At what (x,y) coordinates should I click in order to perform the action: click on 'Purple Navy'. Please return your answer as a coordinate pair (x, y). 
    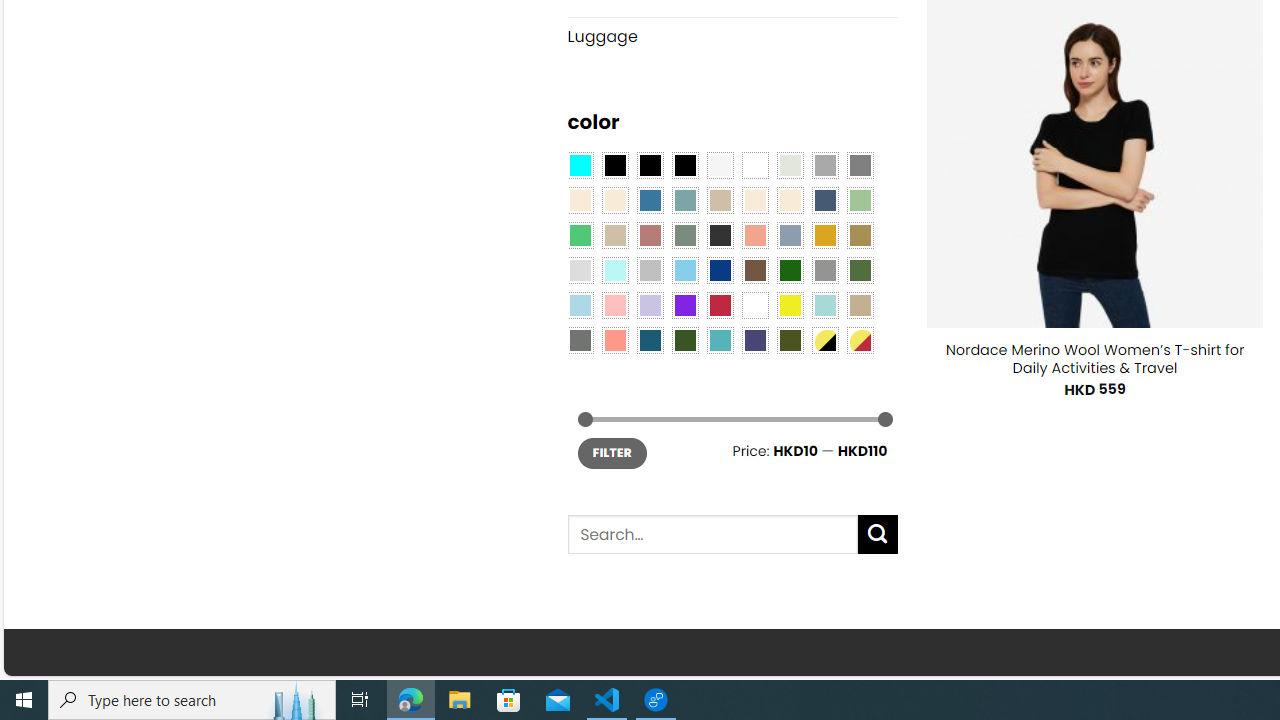
    Looking at the image, I should click on (754, 338).